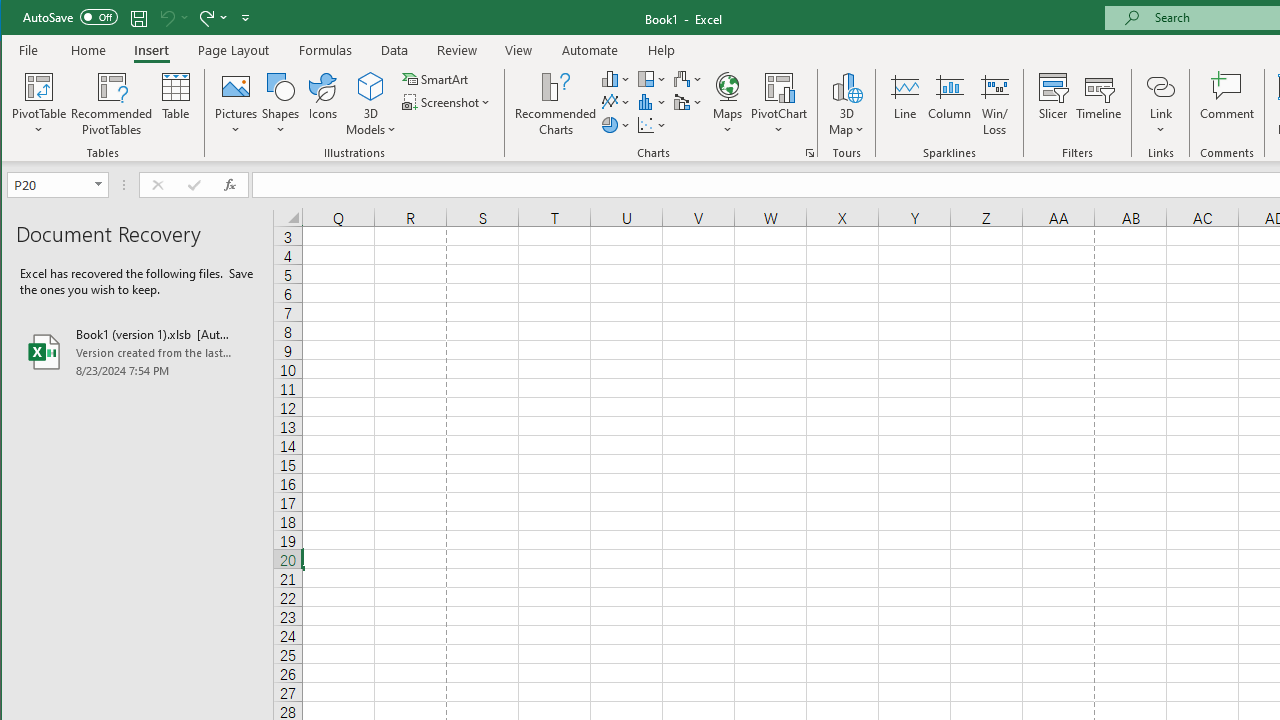  Describe the element at coordinates (615, 125) in the screenshot. I see `'Insert Pie or Doughnut Chart'` at that location.